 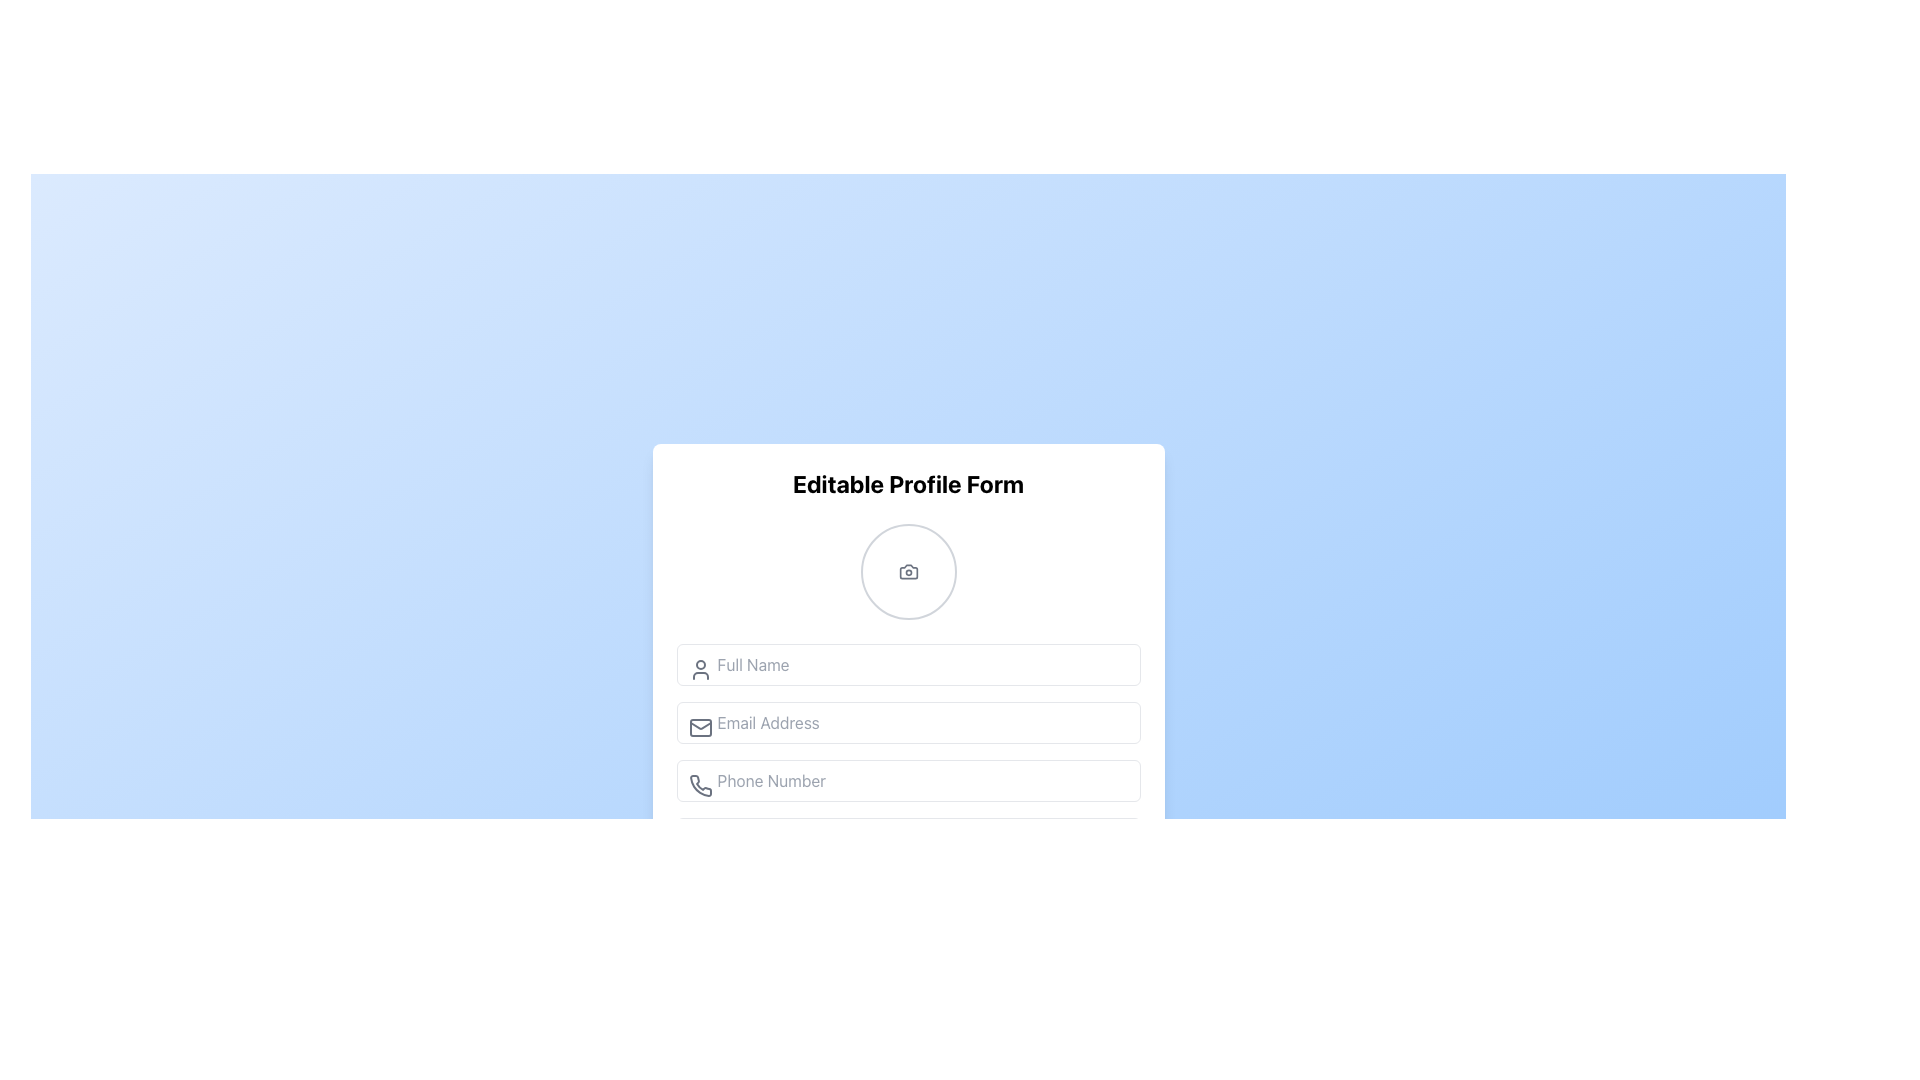 I want to click on the email address icon that visually indicates the associated text field for email input, located to the left of the email input field, so click(x=700, y=728).